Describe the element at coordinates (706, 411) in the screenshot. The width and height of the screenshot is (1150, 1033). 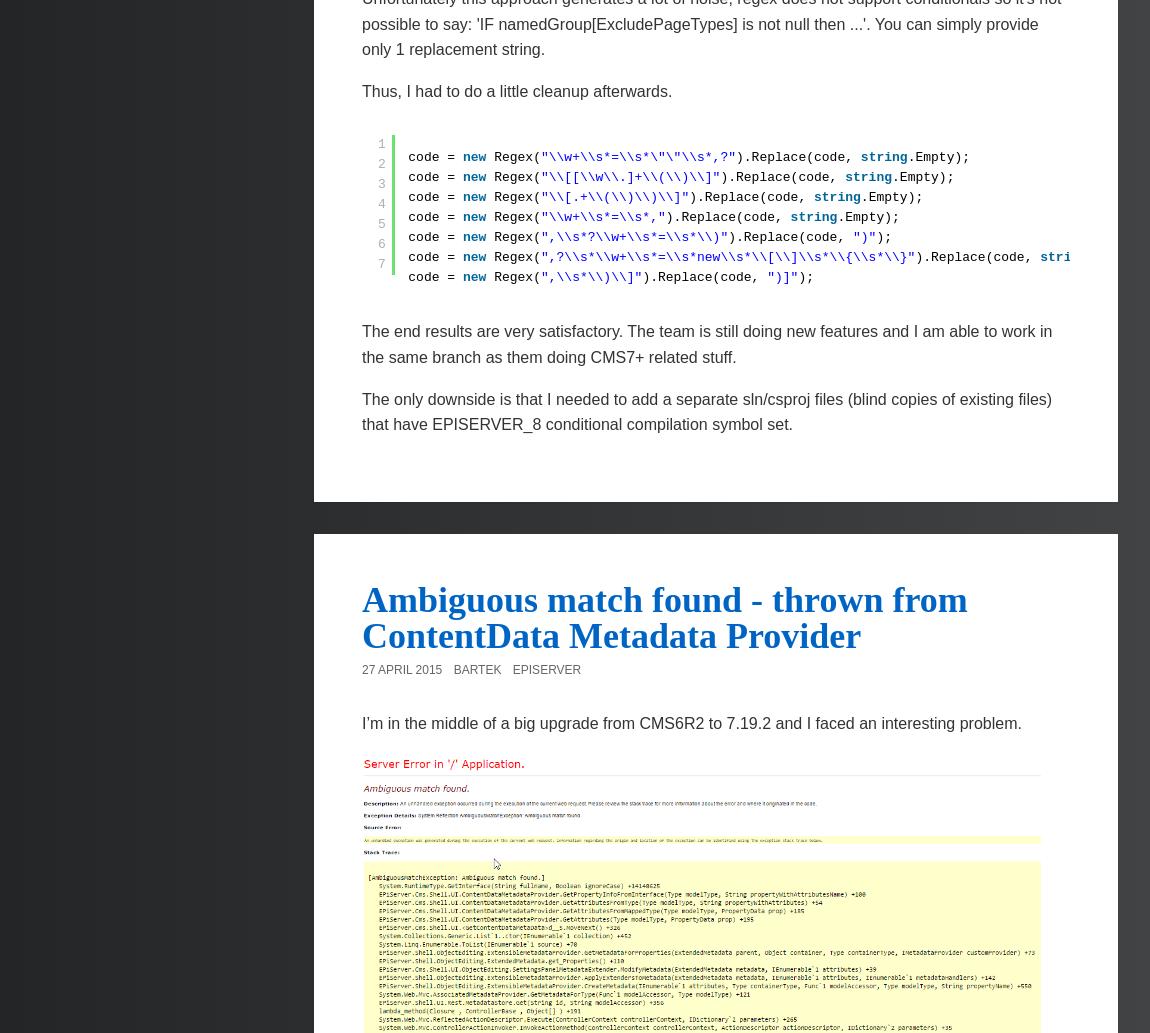
I see `'The only downside is that I needed to add a separate sln/csproj files (blind copies of existing files) that have EPISERVER_8 conditional compilation symbol set.'` at that location.